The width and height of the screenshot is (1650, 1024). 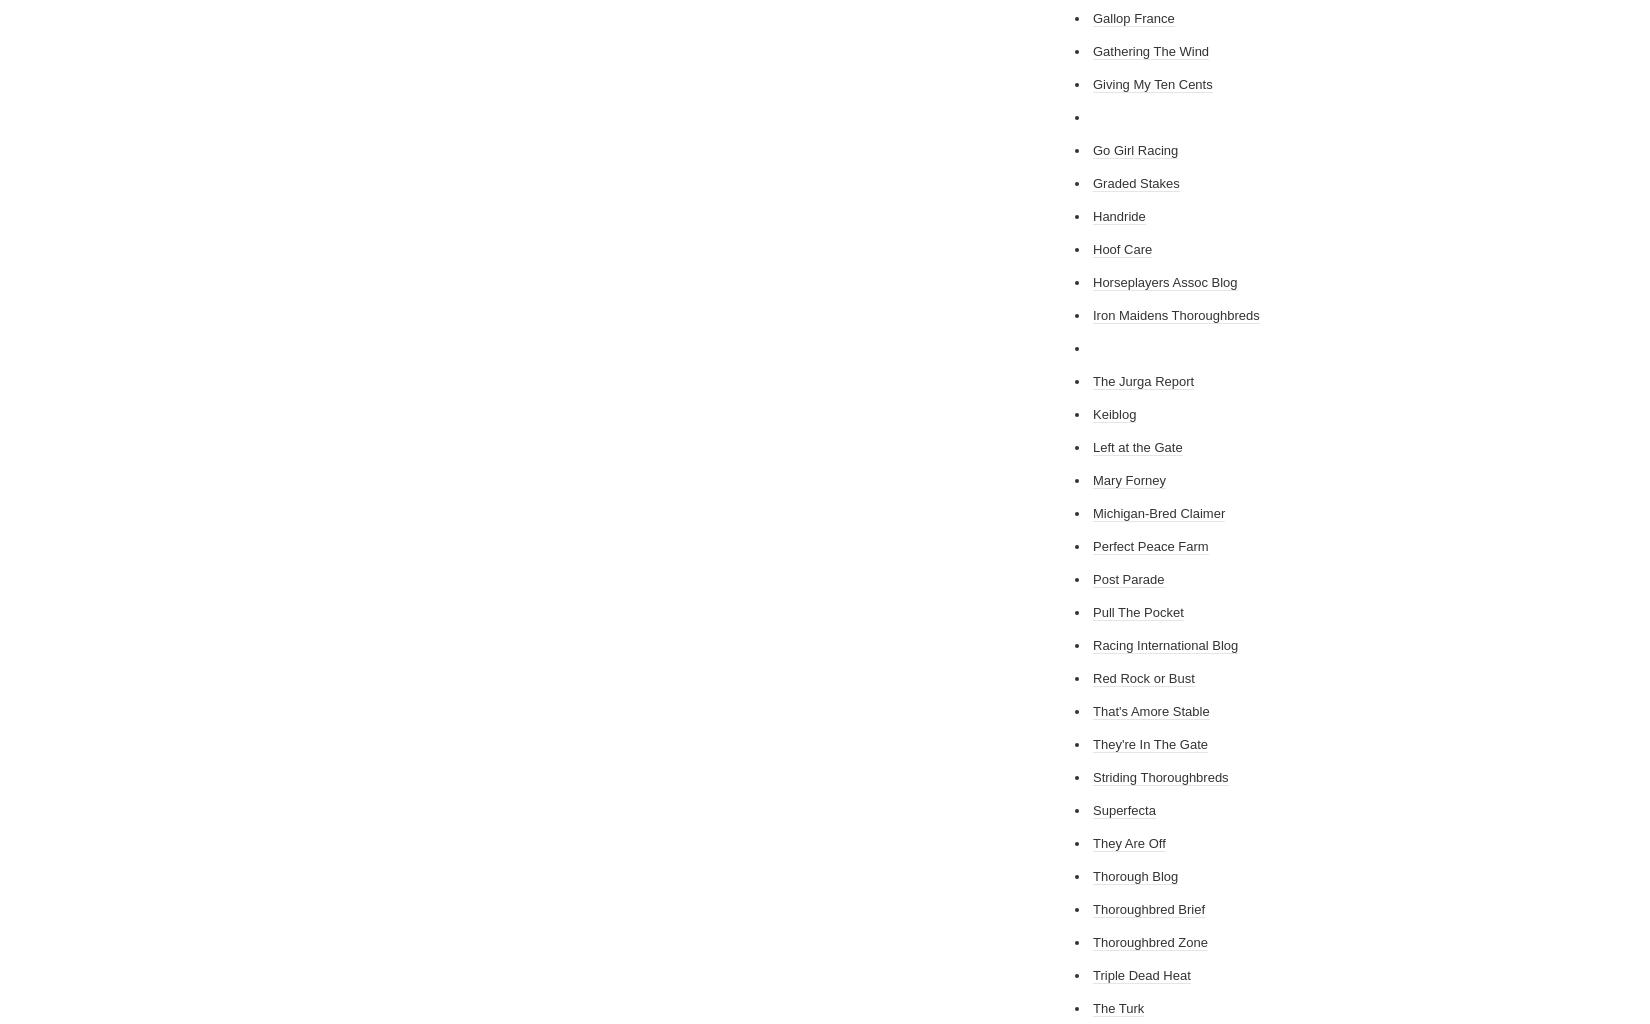 What do you see at coordinates (1092, 314) in the screenshot?
I see `'Iron Maidens Thoroughbreds'` at bounding box center [1092, 314].